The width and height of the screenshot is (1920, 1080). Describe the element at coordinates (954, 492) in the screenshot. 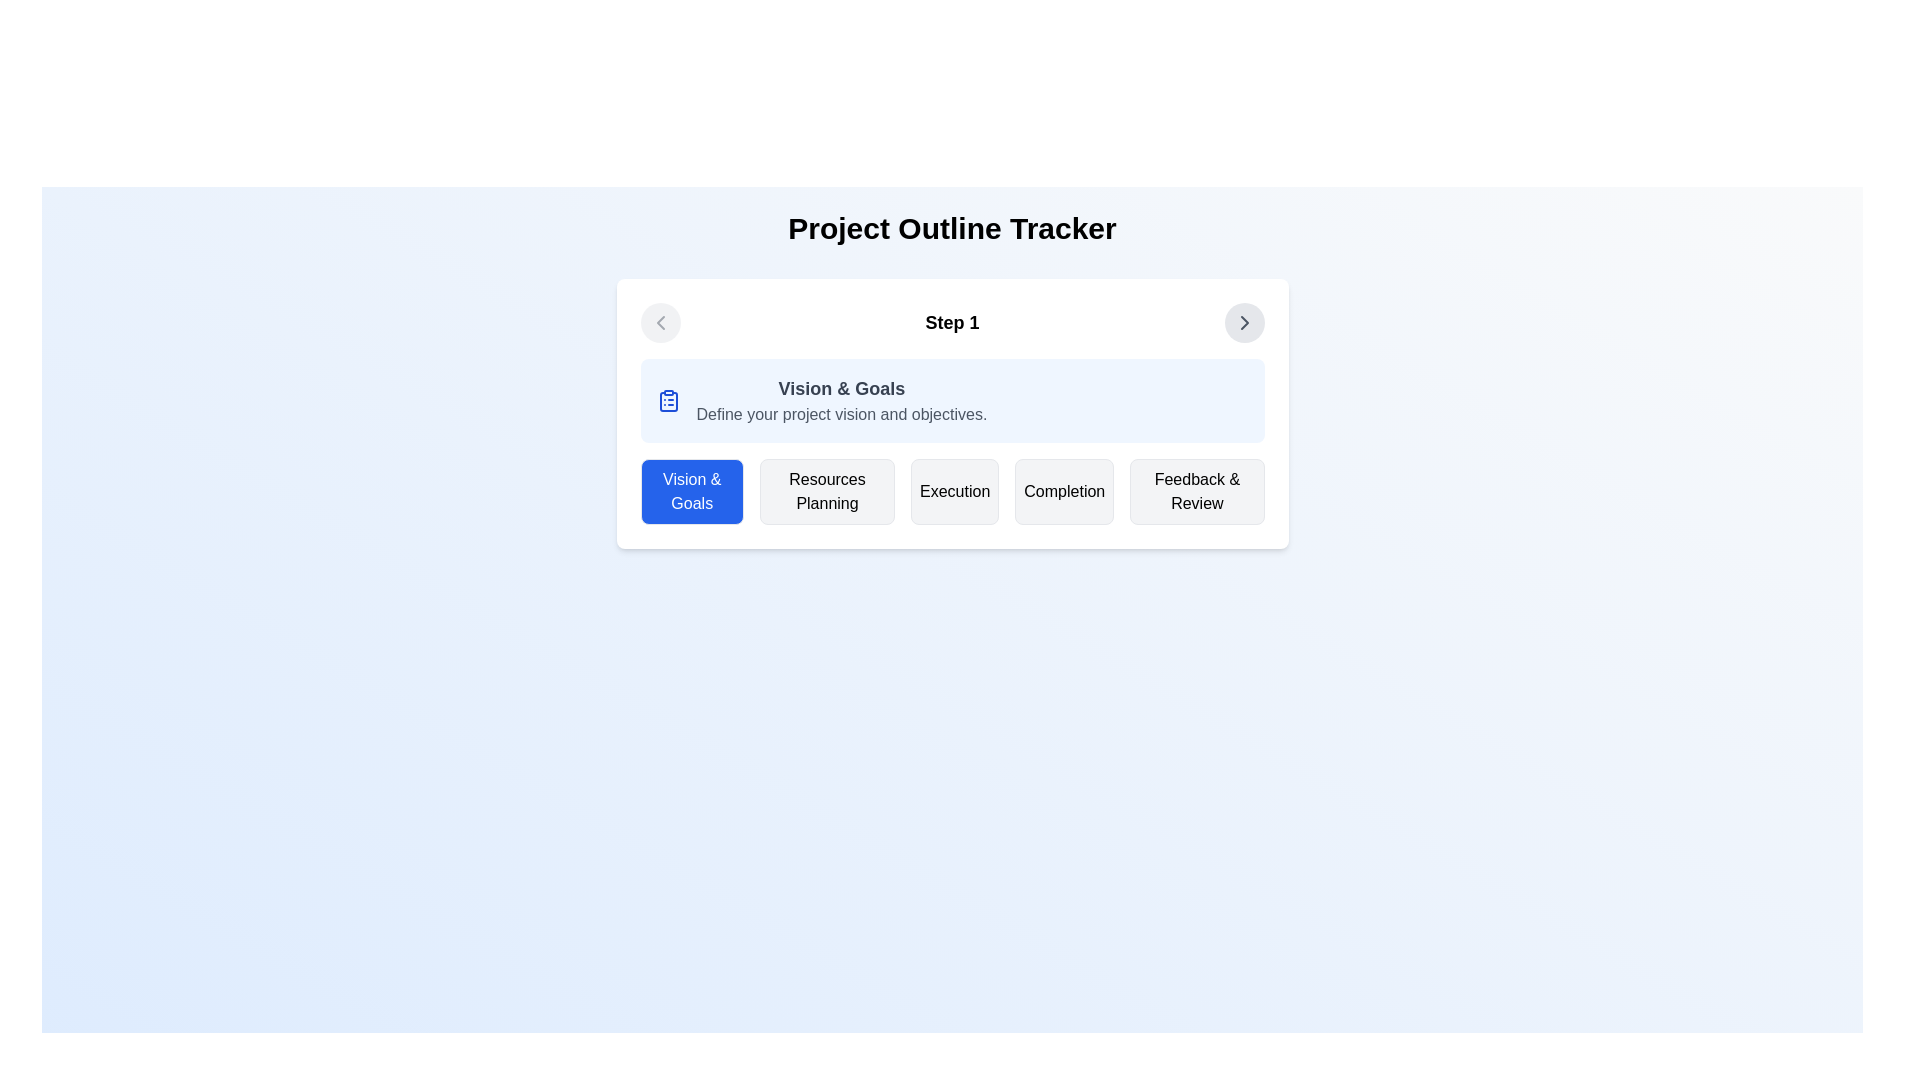

I see `the 'Execution' button, which is the third button from the left in the navigation row` at that location.